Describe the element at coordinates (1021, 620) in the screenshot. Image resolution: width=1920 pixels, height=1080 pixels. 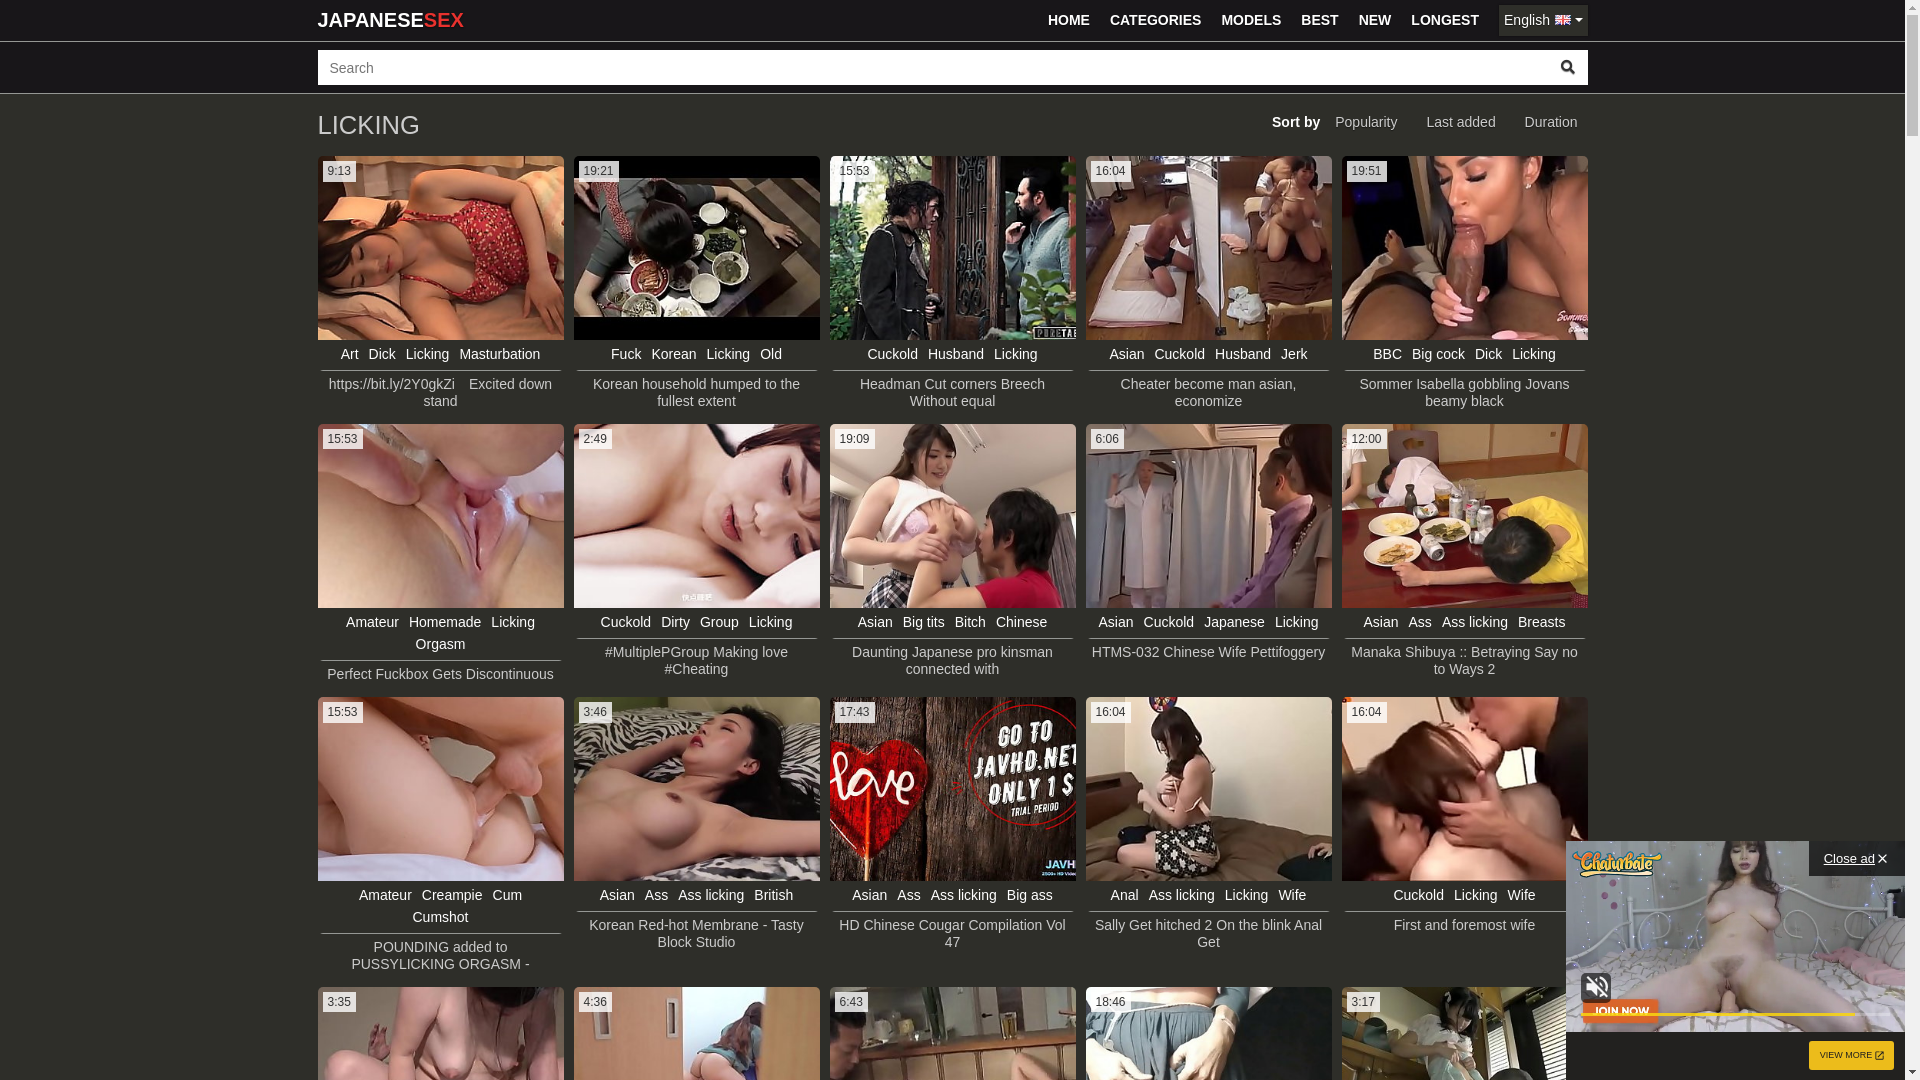
I see `'Chinese'` at that location.